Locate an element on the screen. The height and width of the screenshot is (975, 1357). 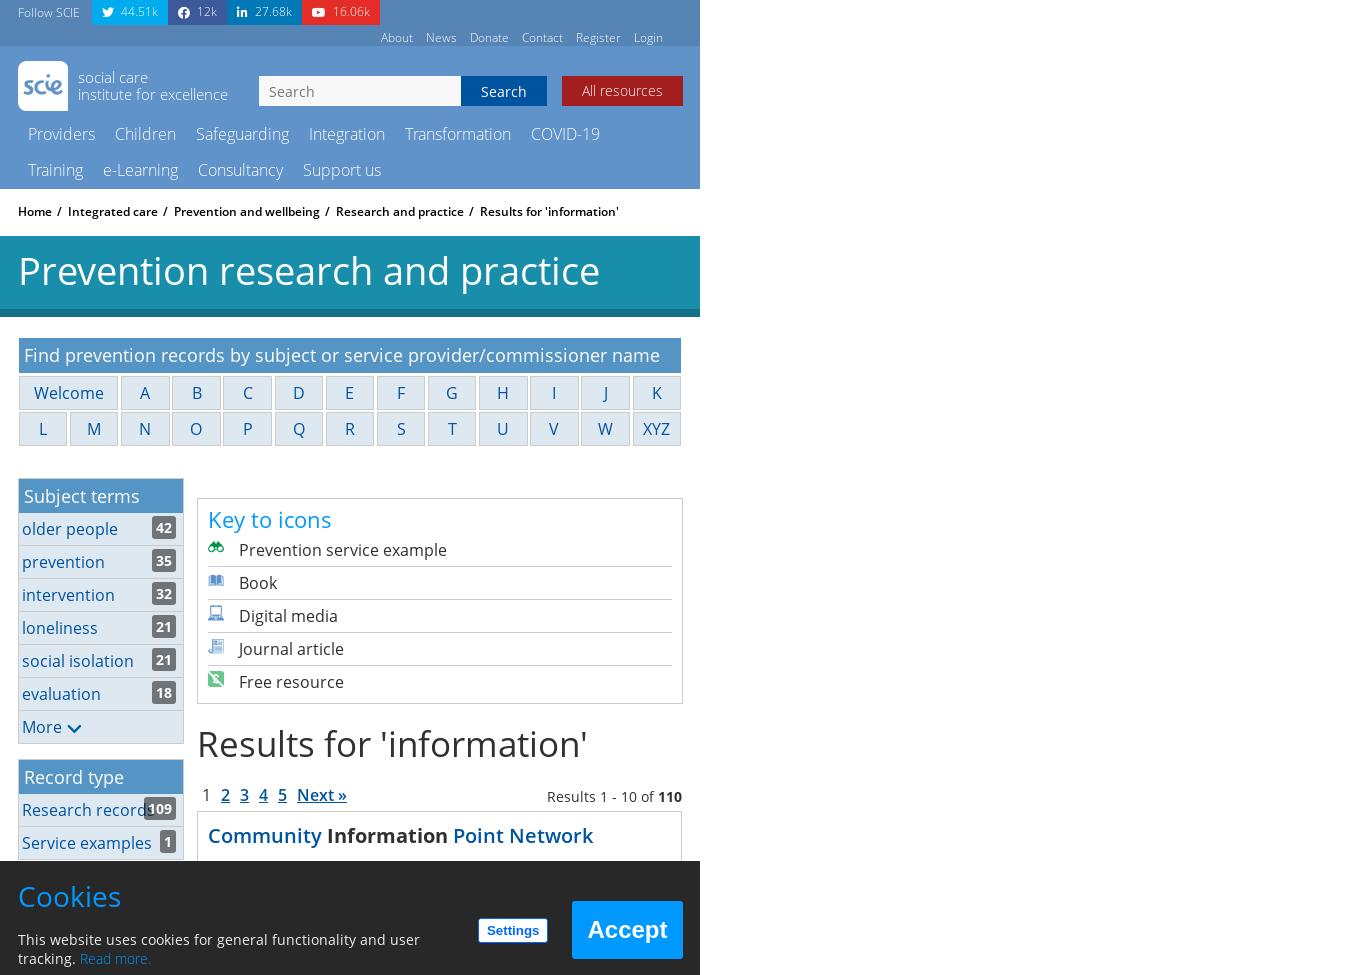
'B' is located at coordinates (195, 392).